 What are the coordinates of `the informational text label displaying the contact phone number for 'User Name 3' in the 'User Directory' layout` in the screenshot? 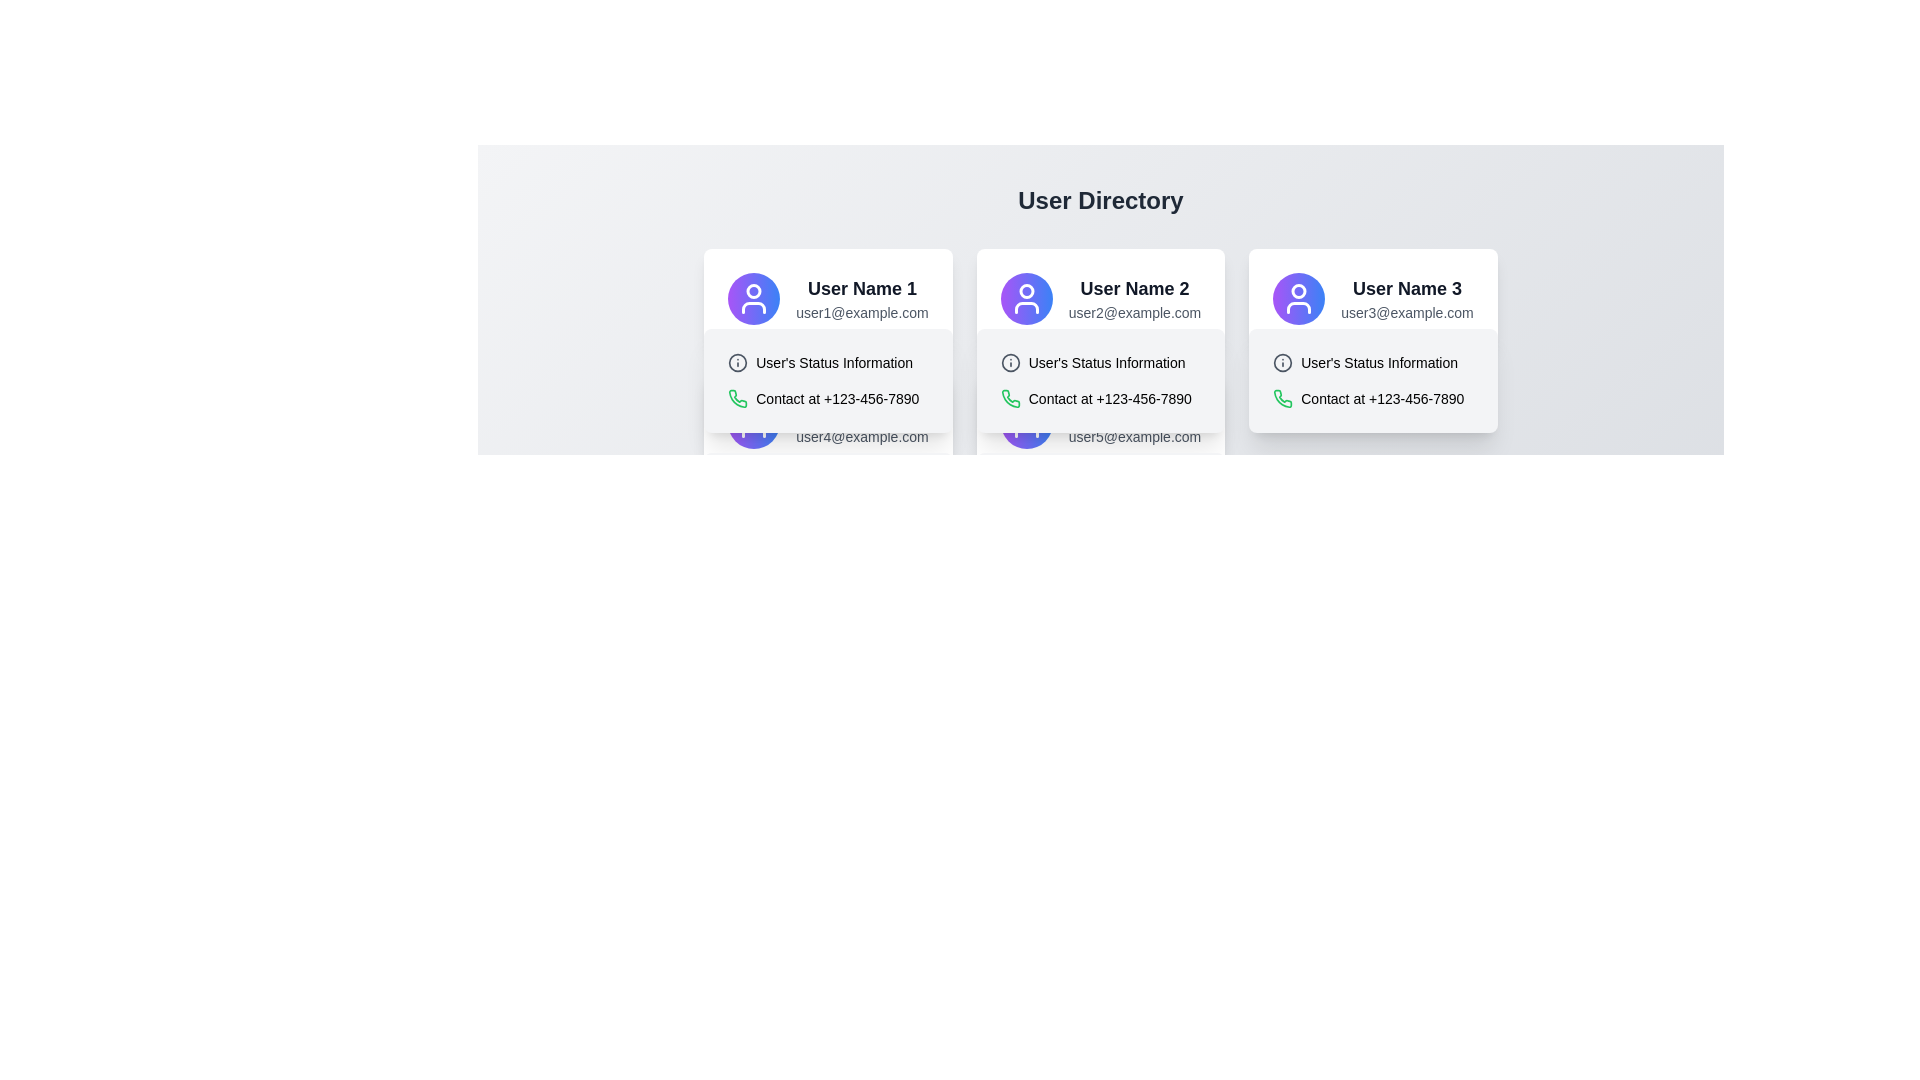 It's located at (1381, 398).